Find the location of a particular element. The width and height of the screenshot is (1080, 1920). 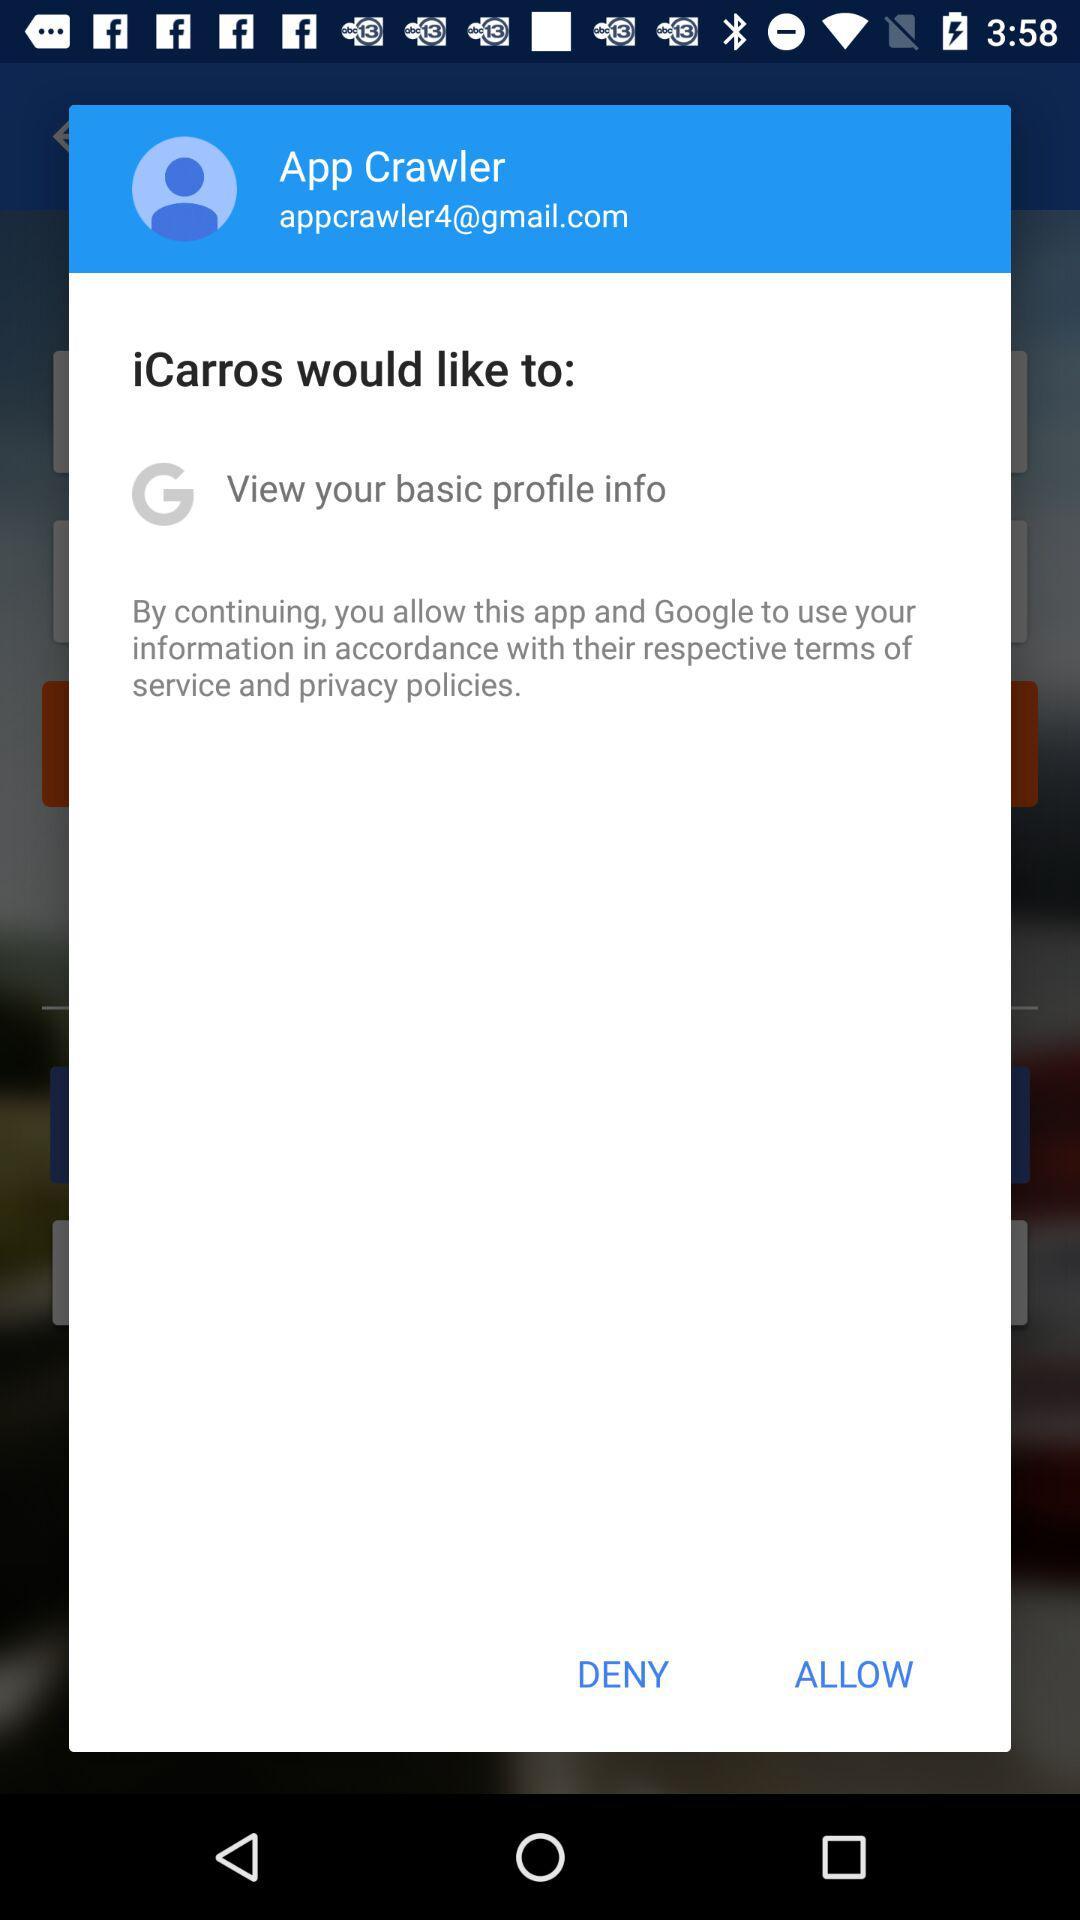

view your basic item is located at coordinates (445, 487).